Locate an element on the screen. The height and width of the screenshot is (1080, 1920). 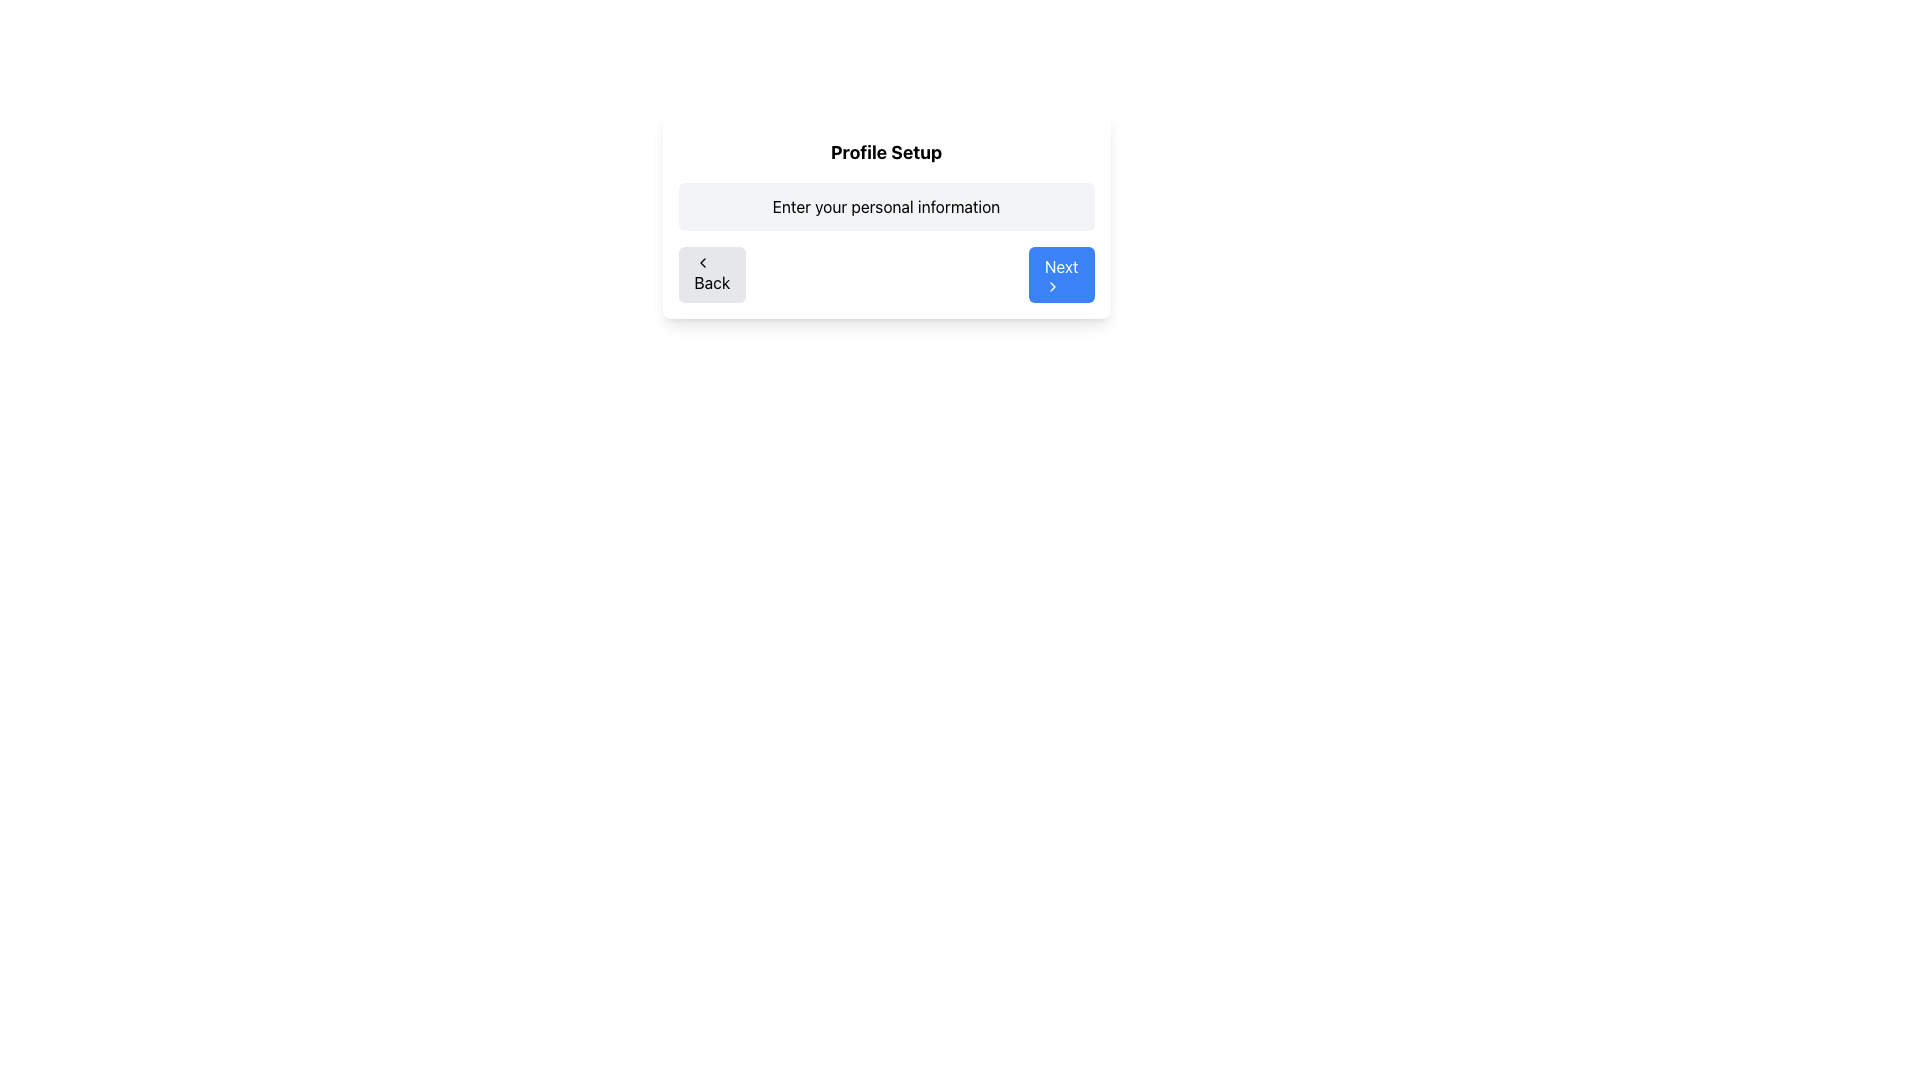
blank space between the 'Back' and 'Next' buttons of the Navigation control located below the text 'Enter your personal information' is located at coordinates (885, 274).